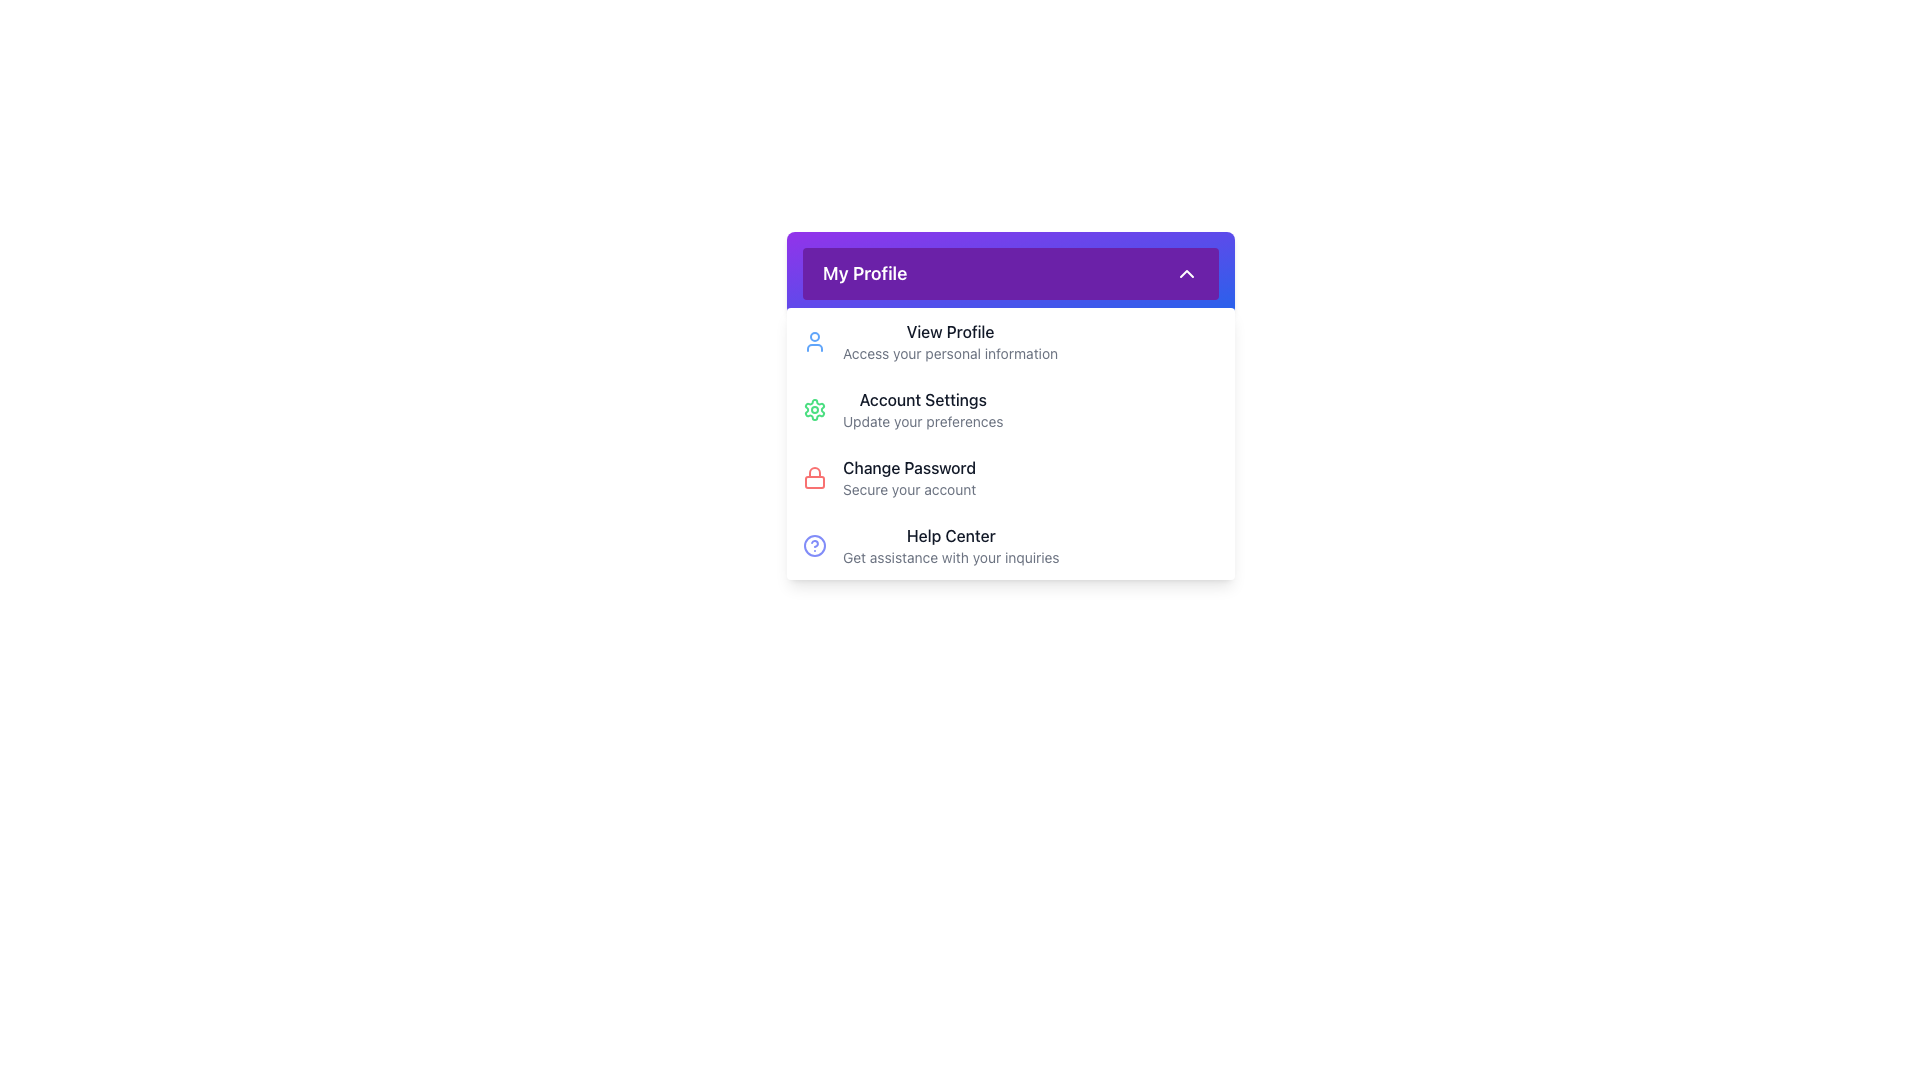 The height and width of the screenshot is (1080, 1920). Describe the element at coordinates (815, 546) in the screenshot. I see `the 'Help Center' icon in the dropdown menu, which is the leftmost component and serves as a visual cue` at that location.